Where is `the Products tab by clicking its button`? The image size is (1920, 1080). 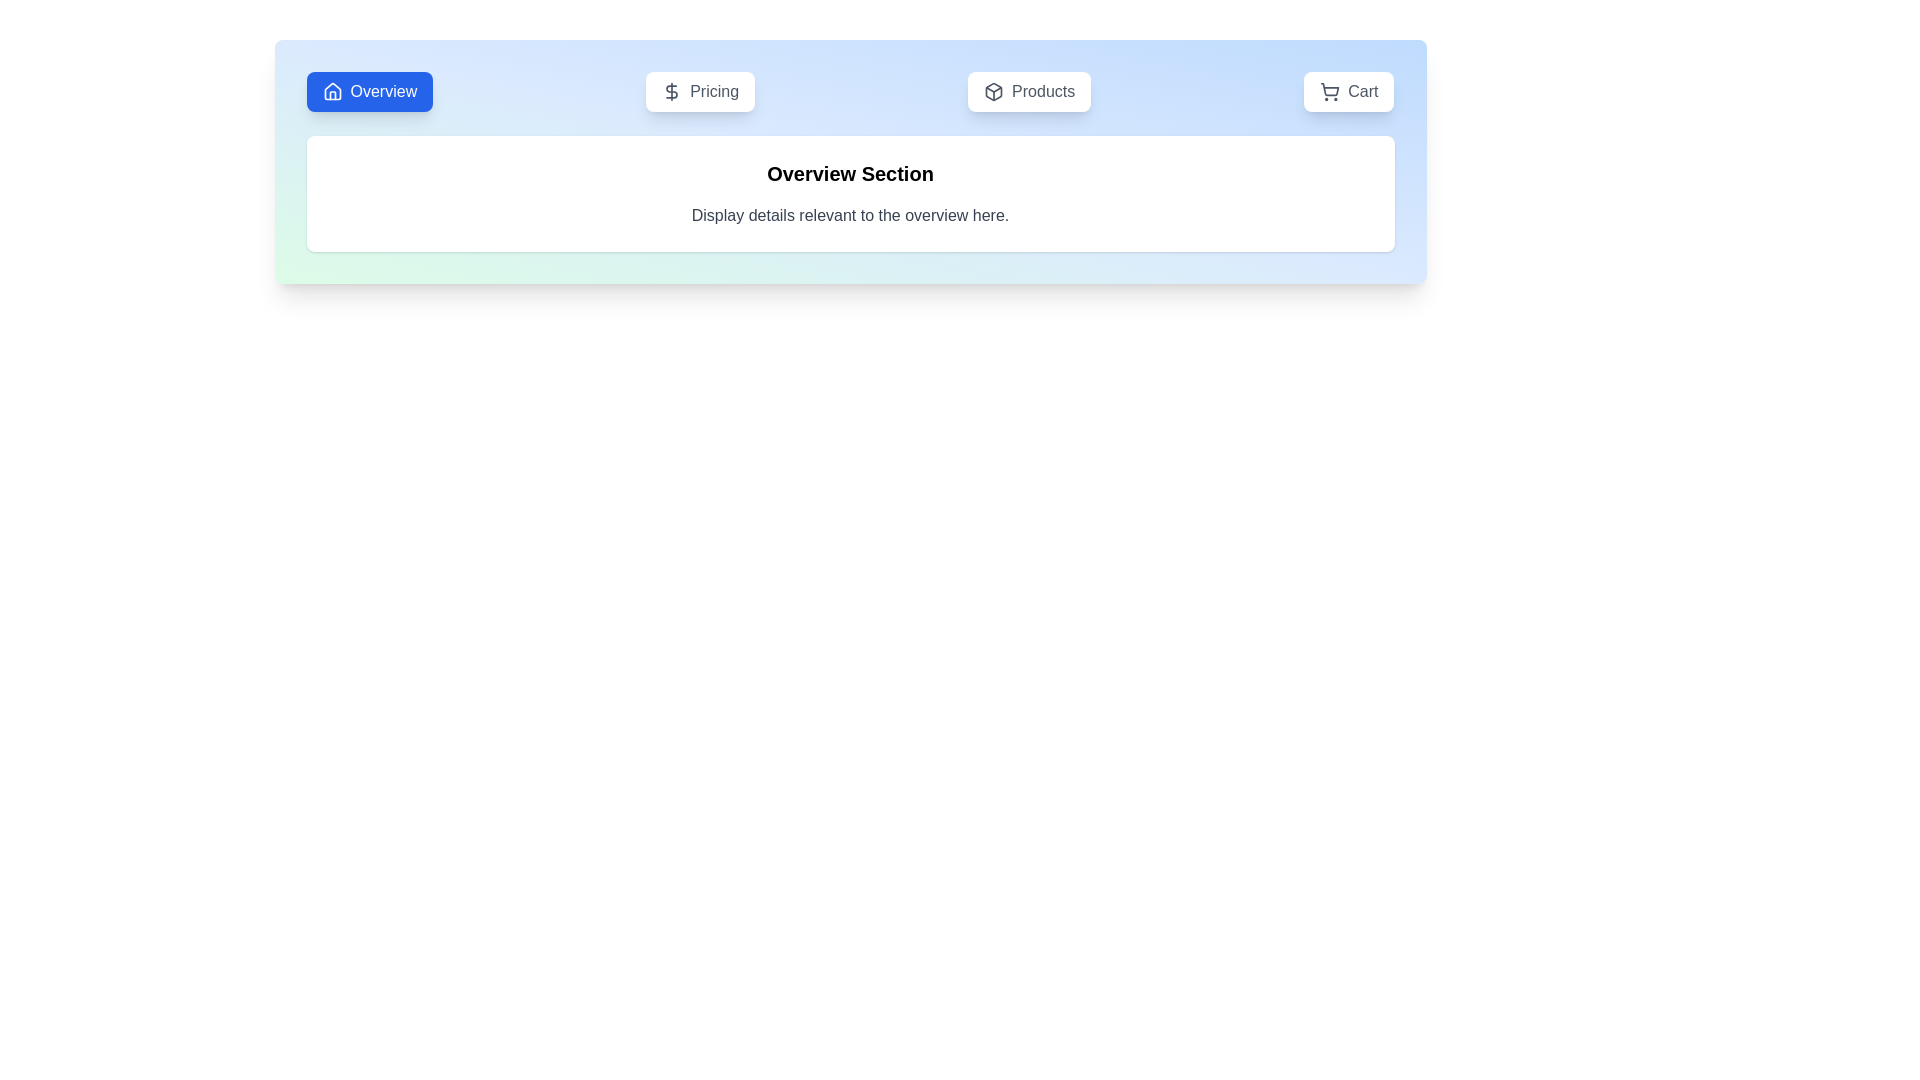
the Products tab by clicking its button is located at coordinates (1029, 92).